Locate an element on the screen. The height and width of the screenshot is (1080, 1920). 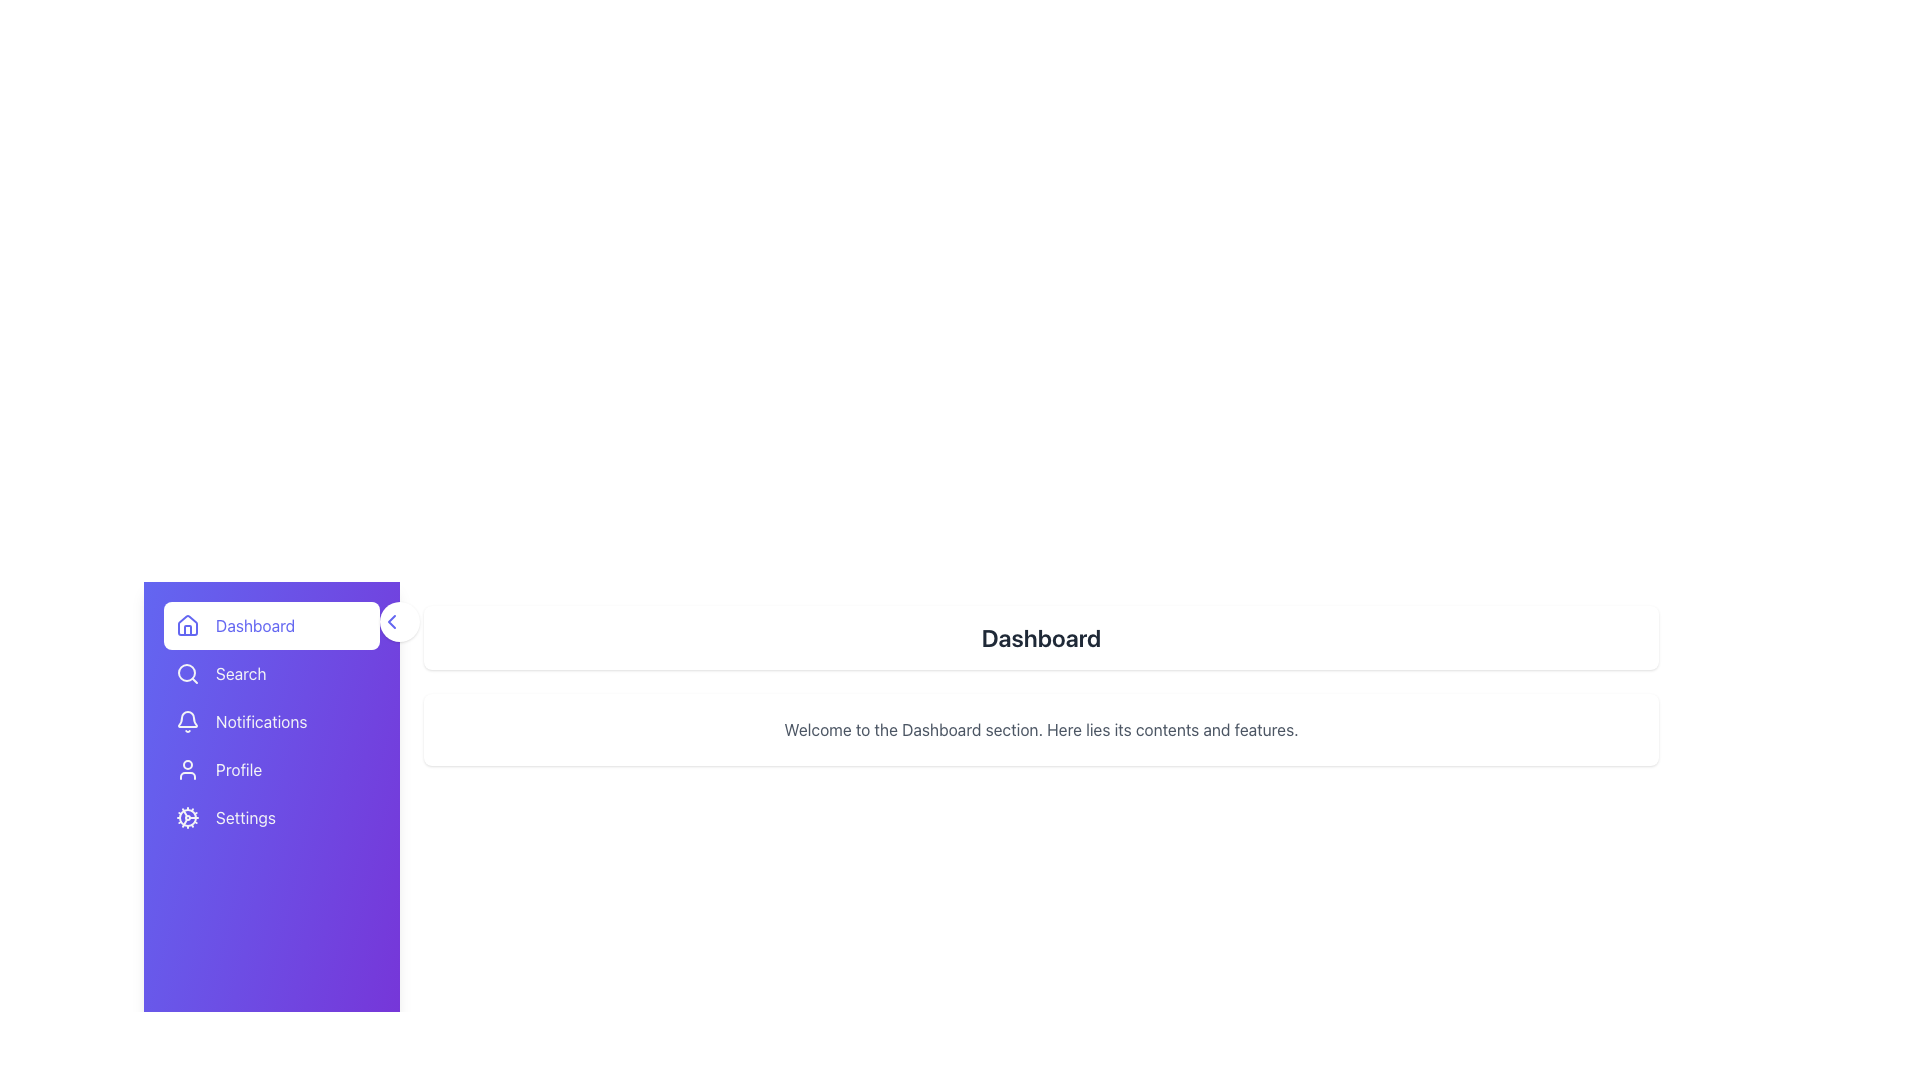
the 'Settings' text label, which is styled in white against a purple background and located below the 'Profile' option in the vertical navigation panel is located at coordinates (244, 817).